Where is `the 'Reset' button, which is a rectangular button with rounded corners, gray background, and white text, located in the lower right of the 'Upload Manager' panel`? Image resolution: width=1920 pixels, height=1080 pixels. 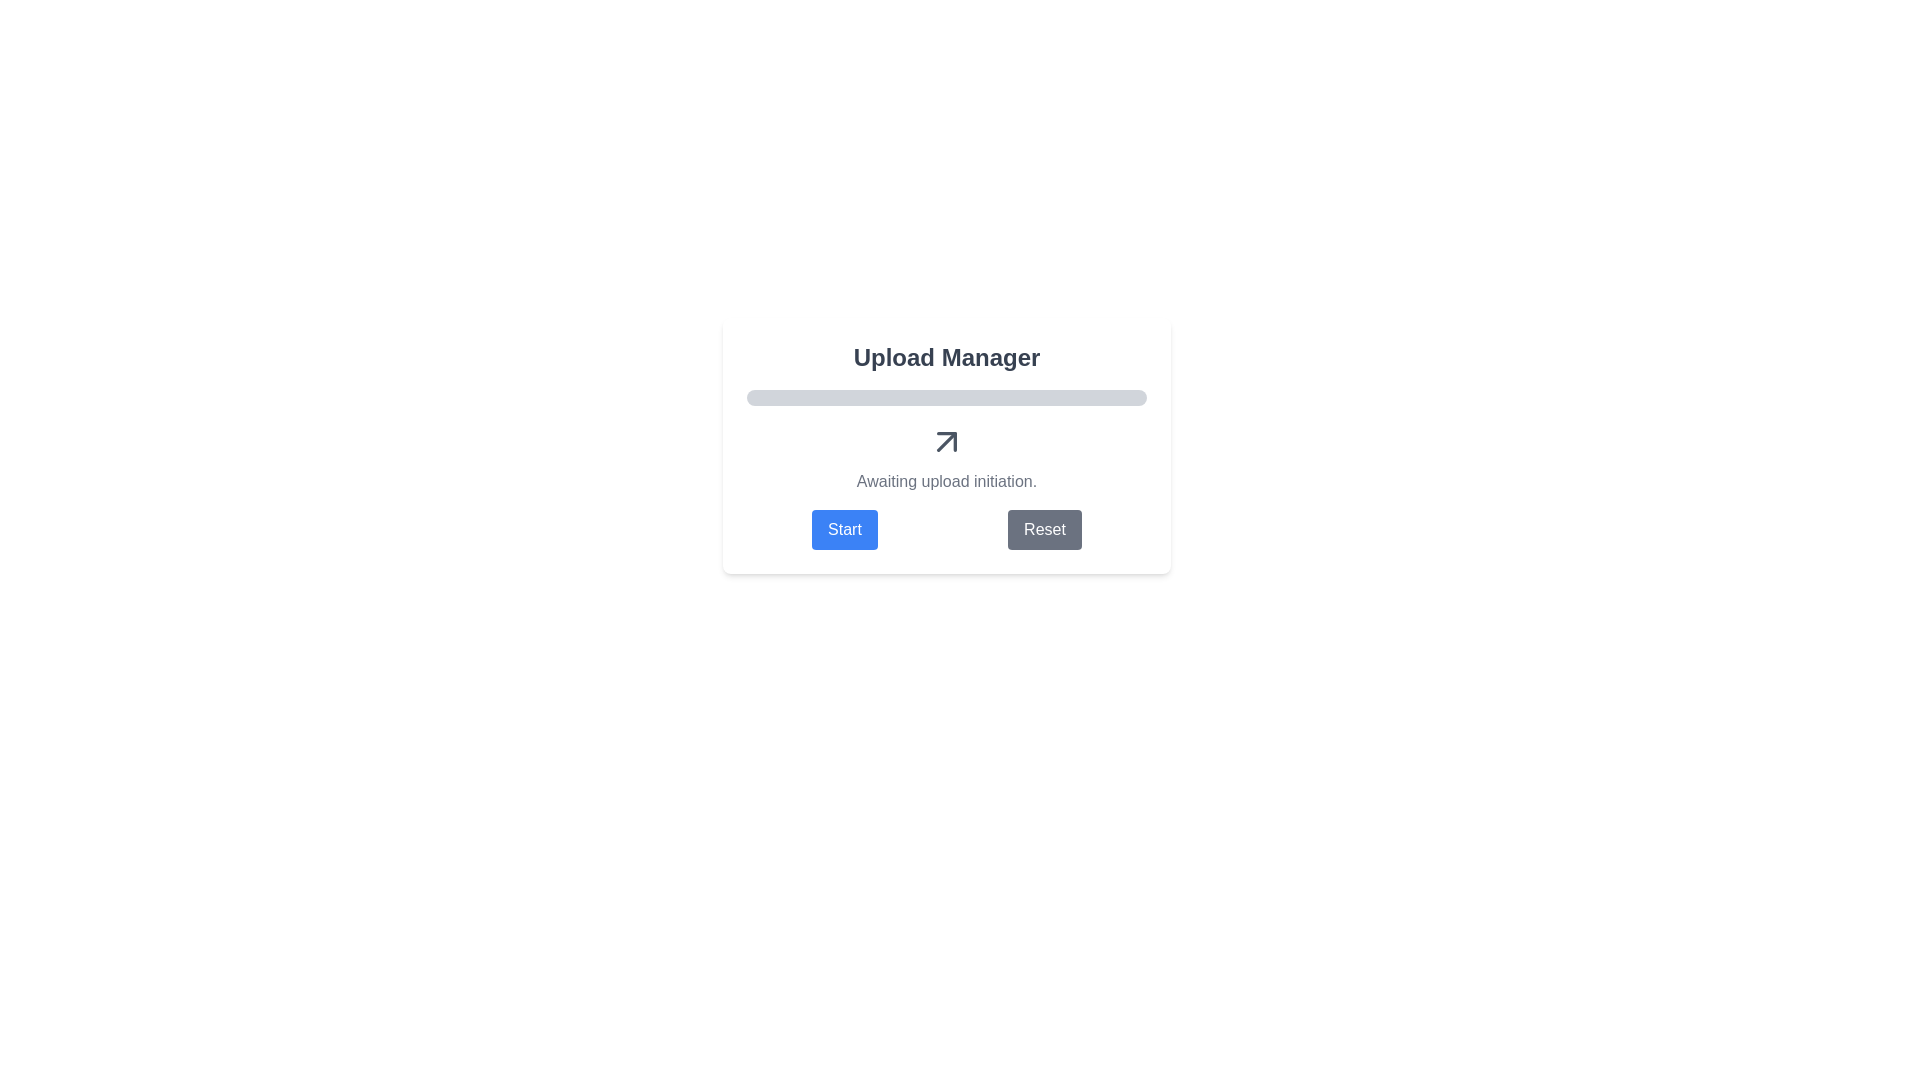
the 'Reset' button, which is a rectangular button with rounded corners, gray background, and white text, located in the lower right of the 'Upload Manager' panel is located at coordinates (1044, 528).